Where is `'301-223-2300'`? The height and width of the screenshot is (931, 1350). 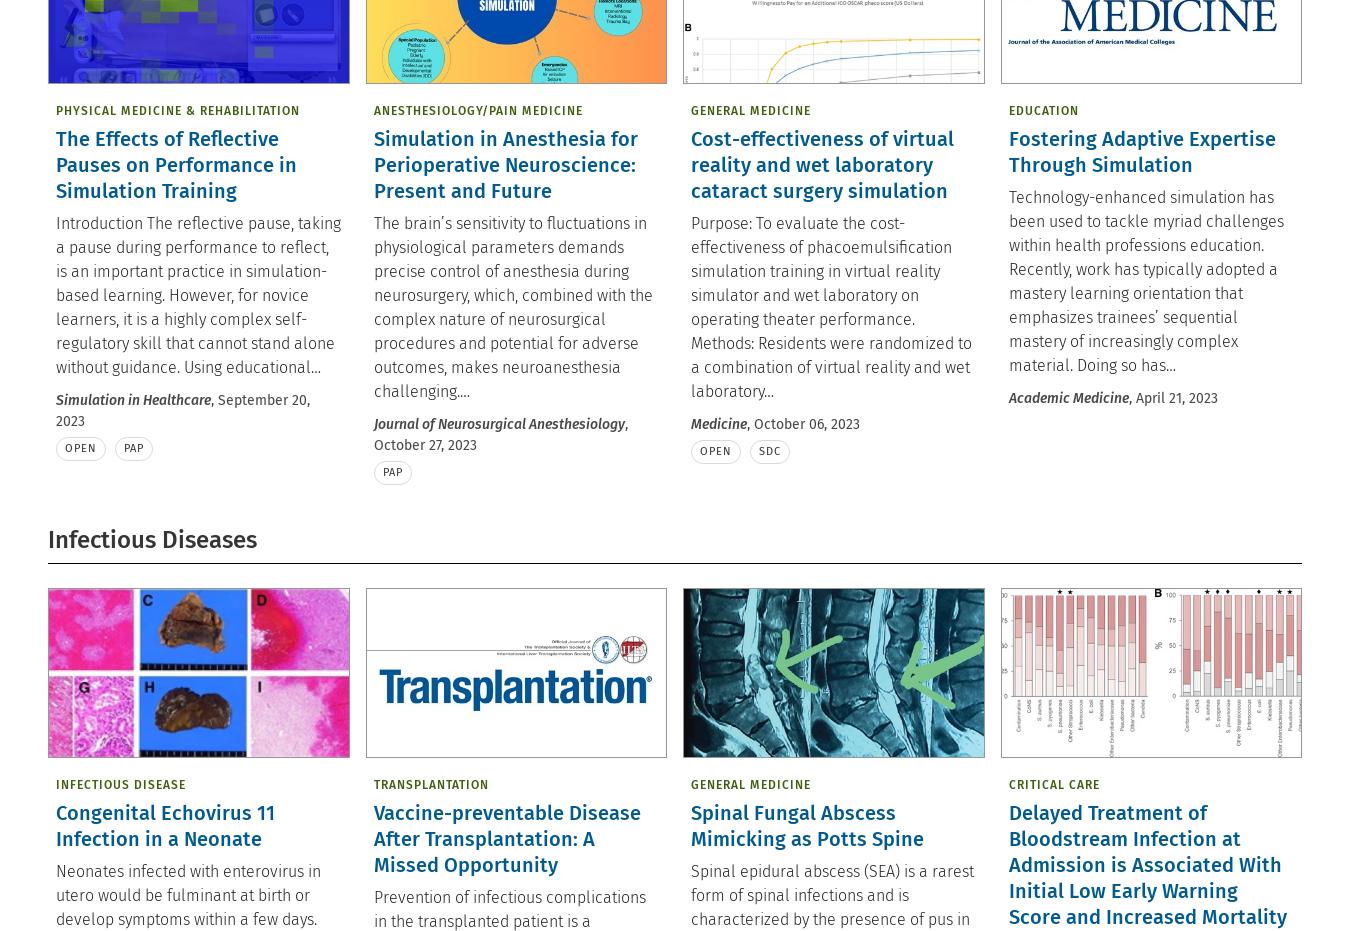
'301-223-2300' is located at coordinates (1162, 83).